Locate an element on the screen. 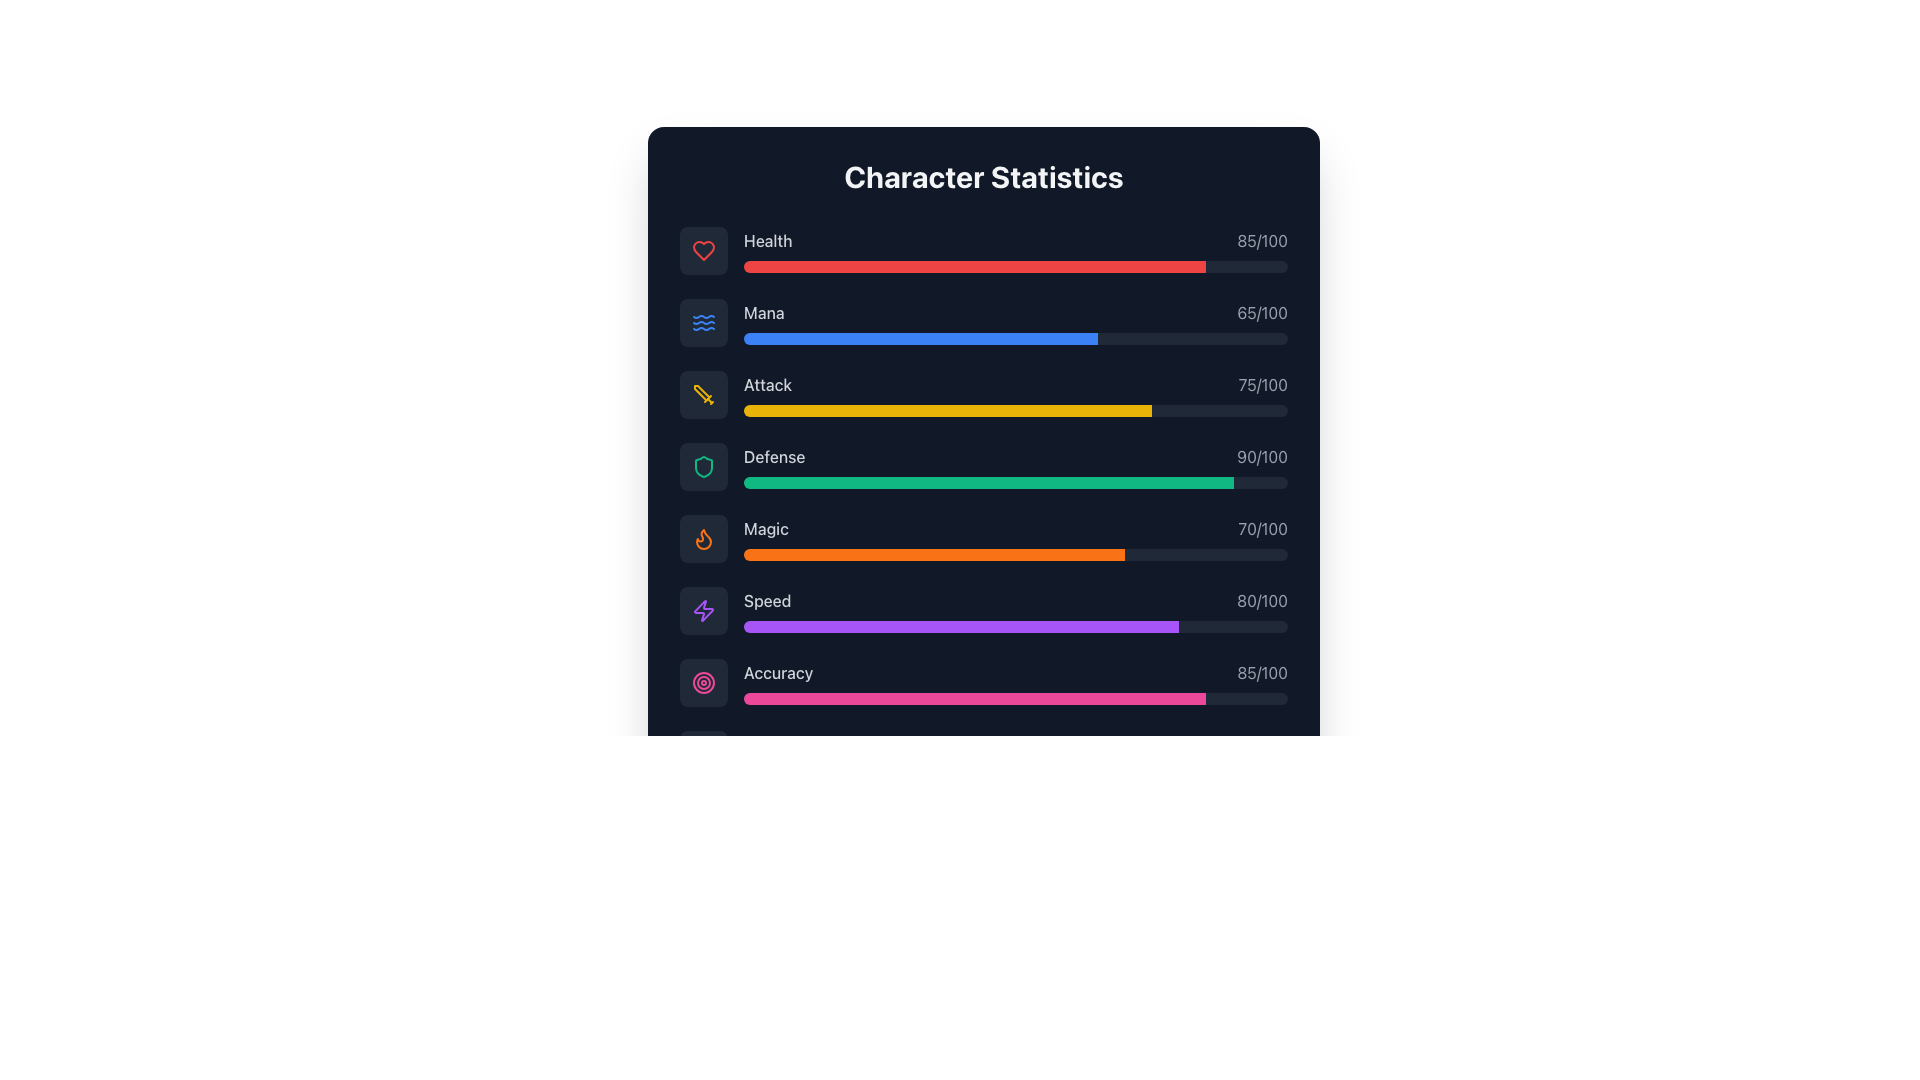 This screenshot has height=1080, width=1920. the shield-shaped icon filled with a green stroke located next to the 'Defense' label in the character statistics interface, as it has interactive functionality is located at coordinates (704, 466).